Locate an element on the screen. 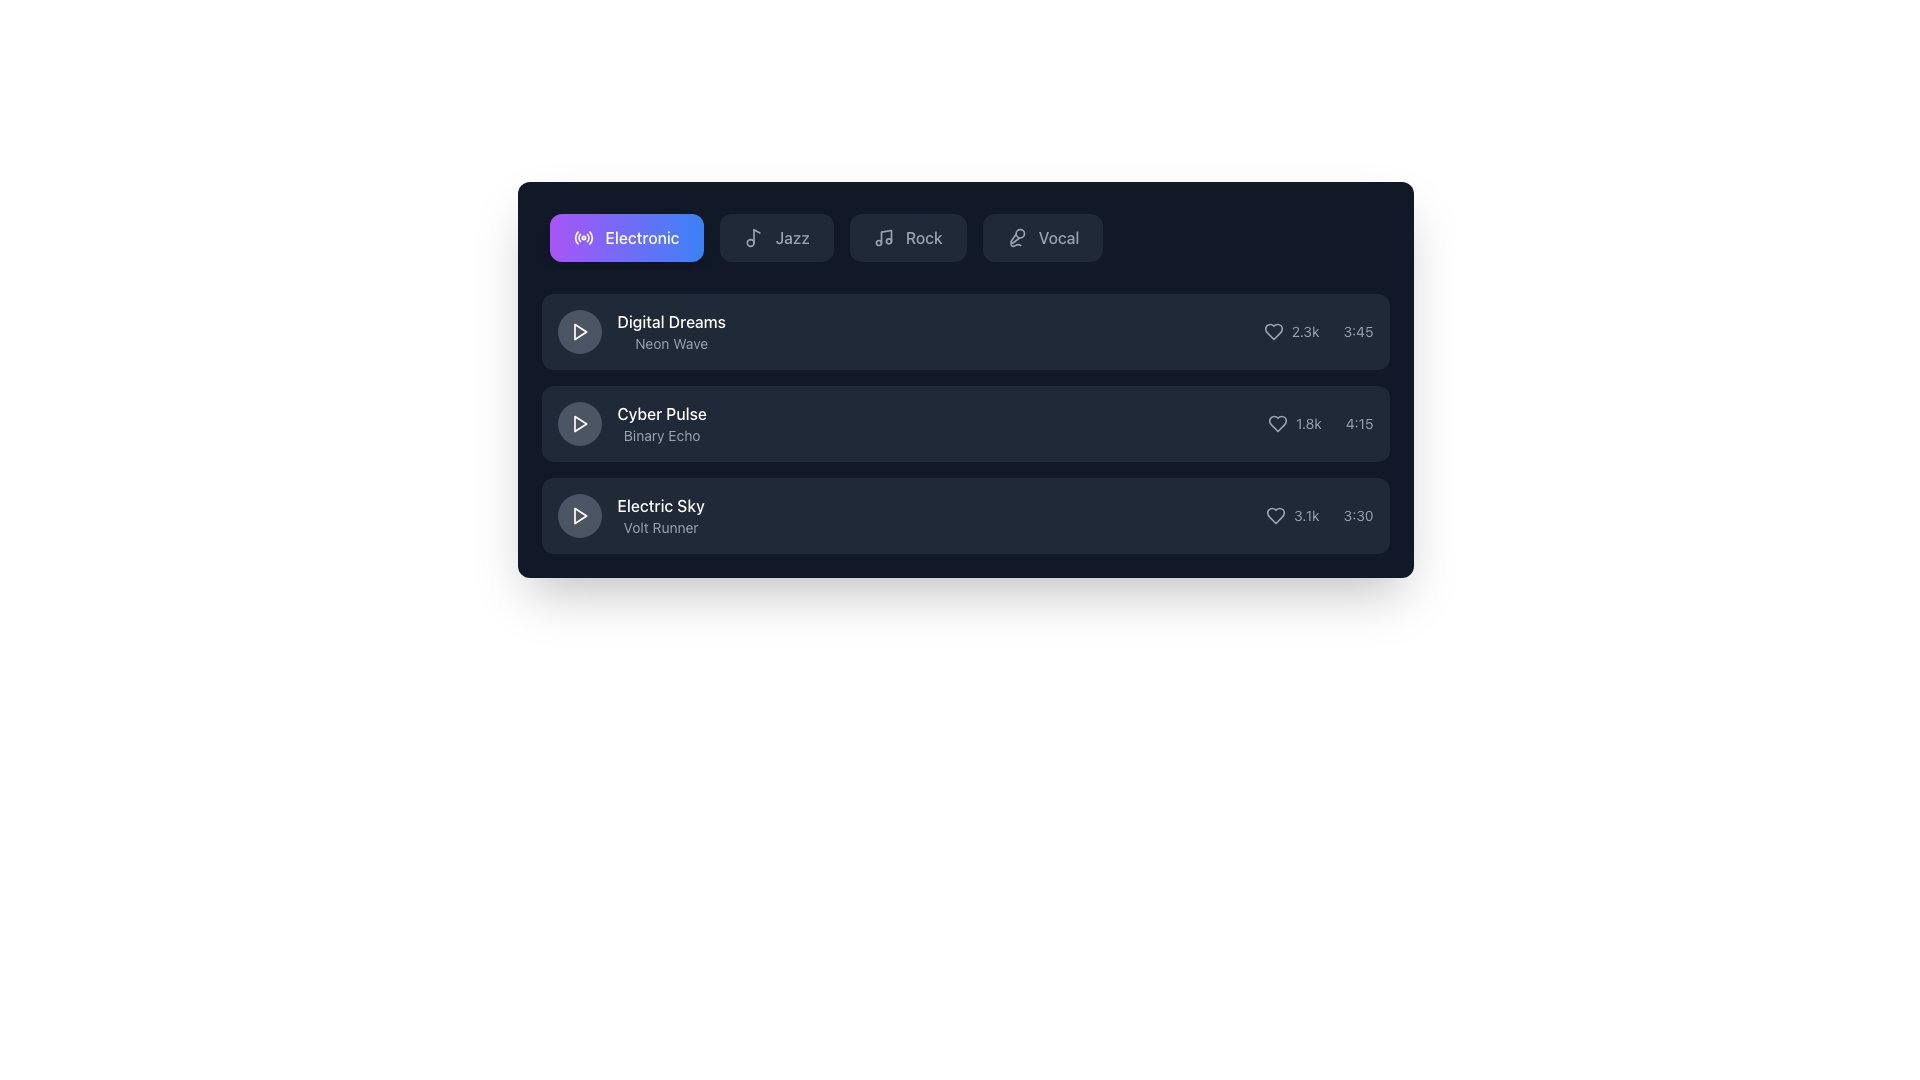 This screenshot has width=1920, height=1080. text label 'Binary Echo' which is located in the second row of the music track list below the 'Cyber Pulse' title is located at coordinates (662, 434).